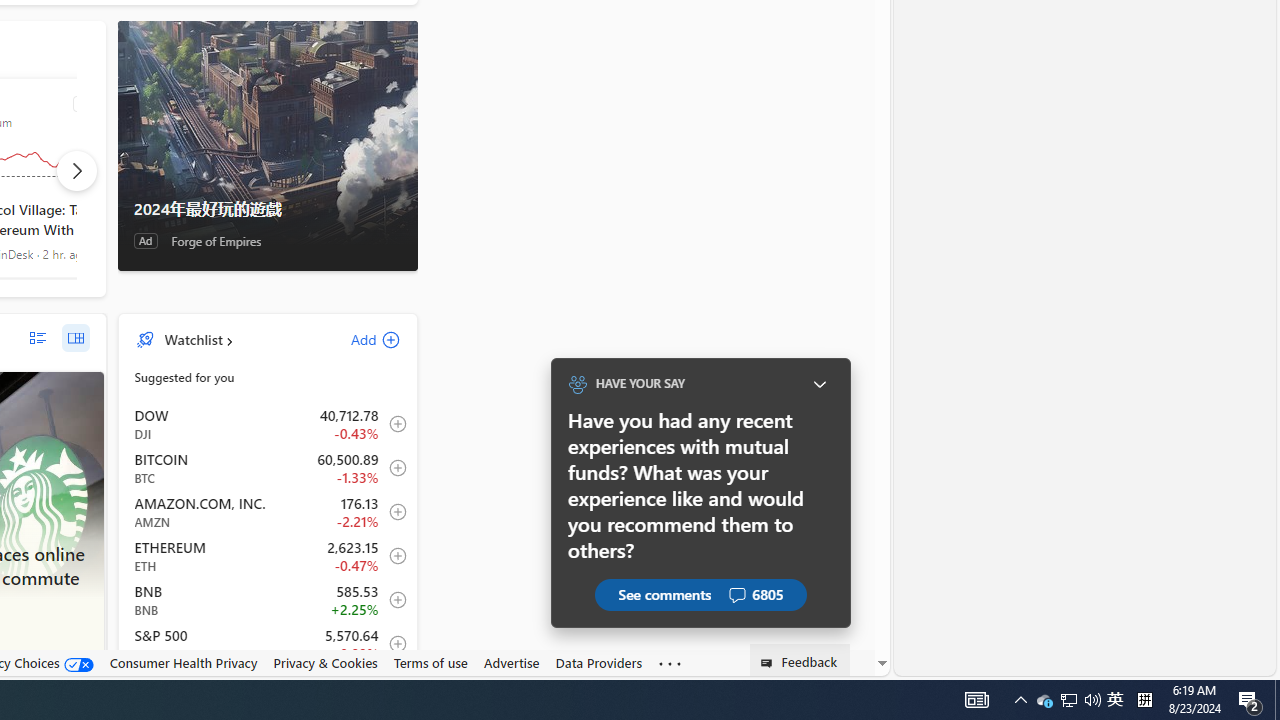 The width and height of the screenshot is (1280, 720). Describe the element at coordinates (183, 662) in the screenshot. I see `'Consumer Health Privacy'` at that location.